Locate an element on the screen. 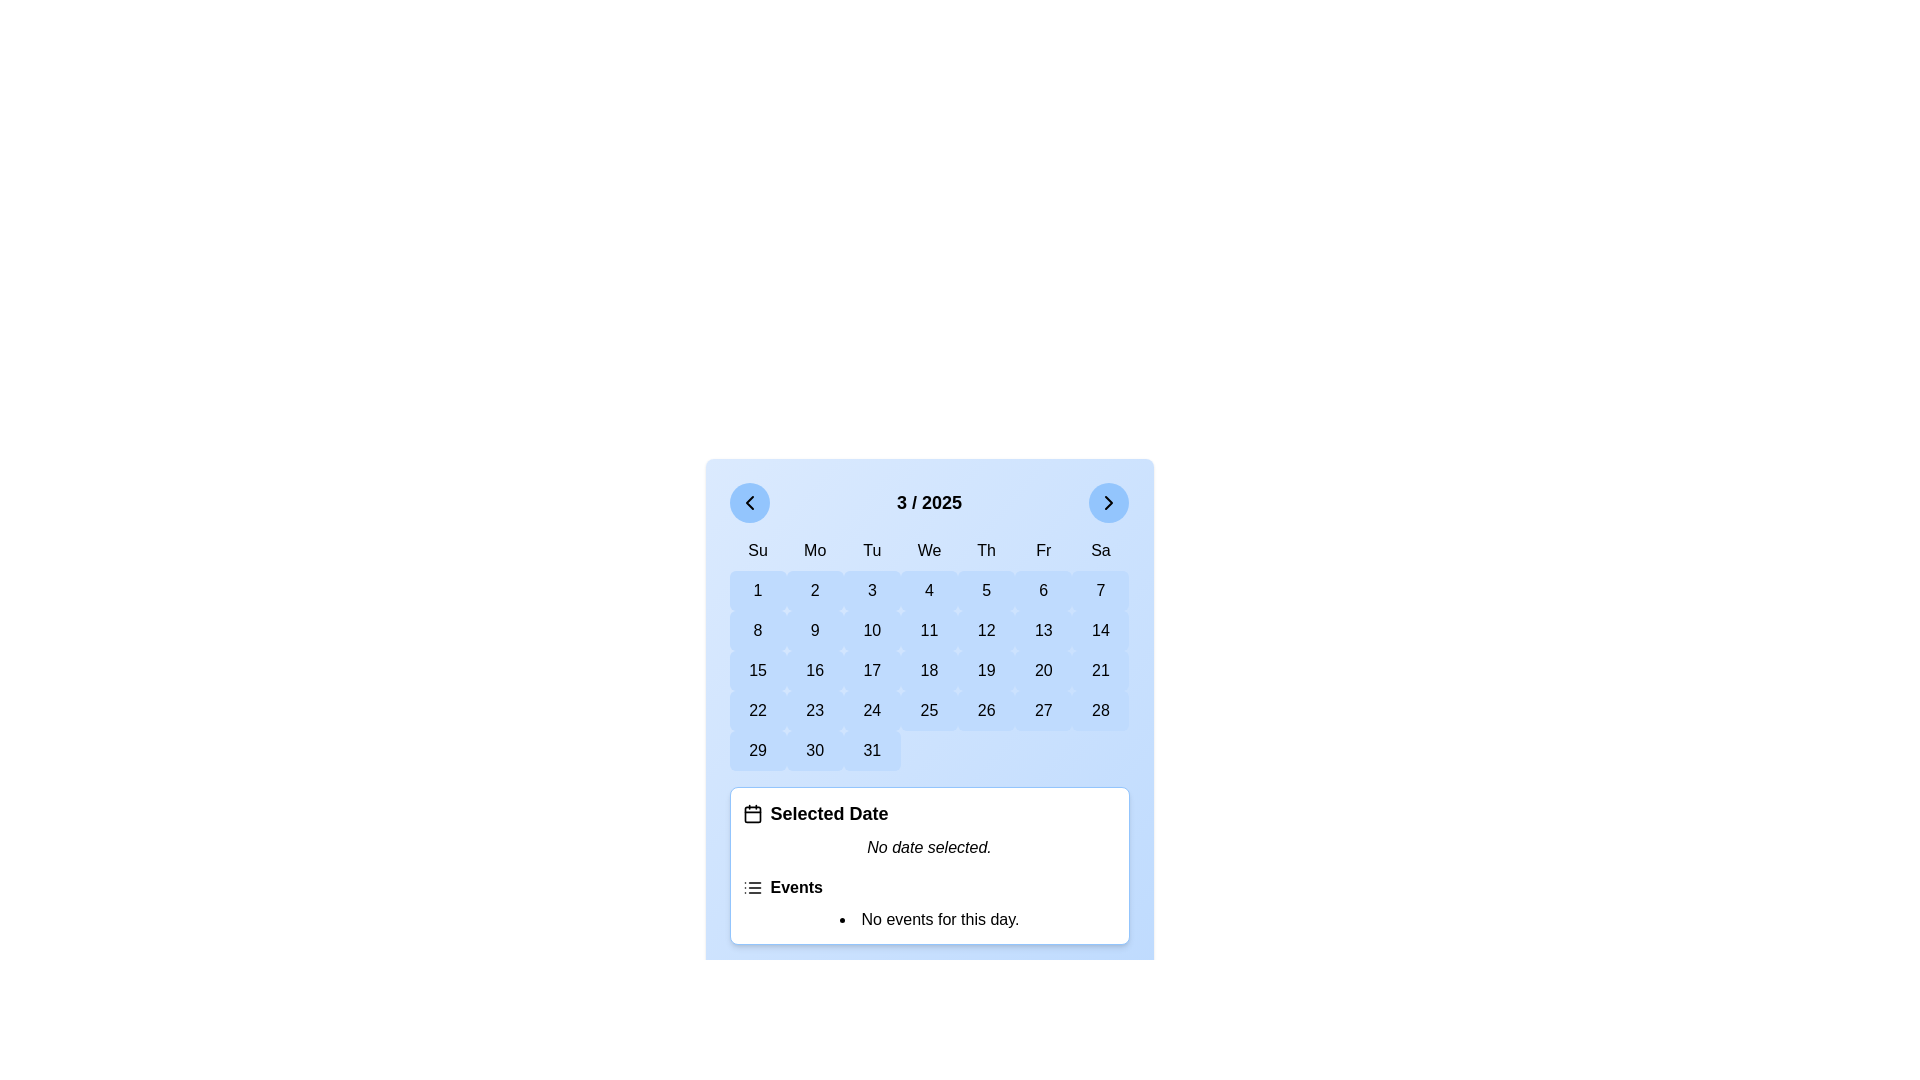 This screenshot has height=1080, width=1920. the calendar date button displaying the number '9', which is a rounded rectangle with a light blue background, located in the second column of the second row under the 'Mo' header is located at coordinates (815, 631).